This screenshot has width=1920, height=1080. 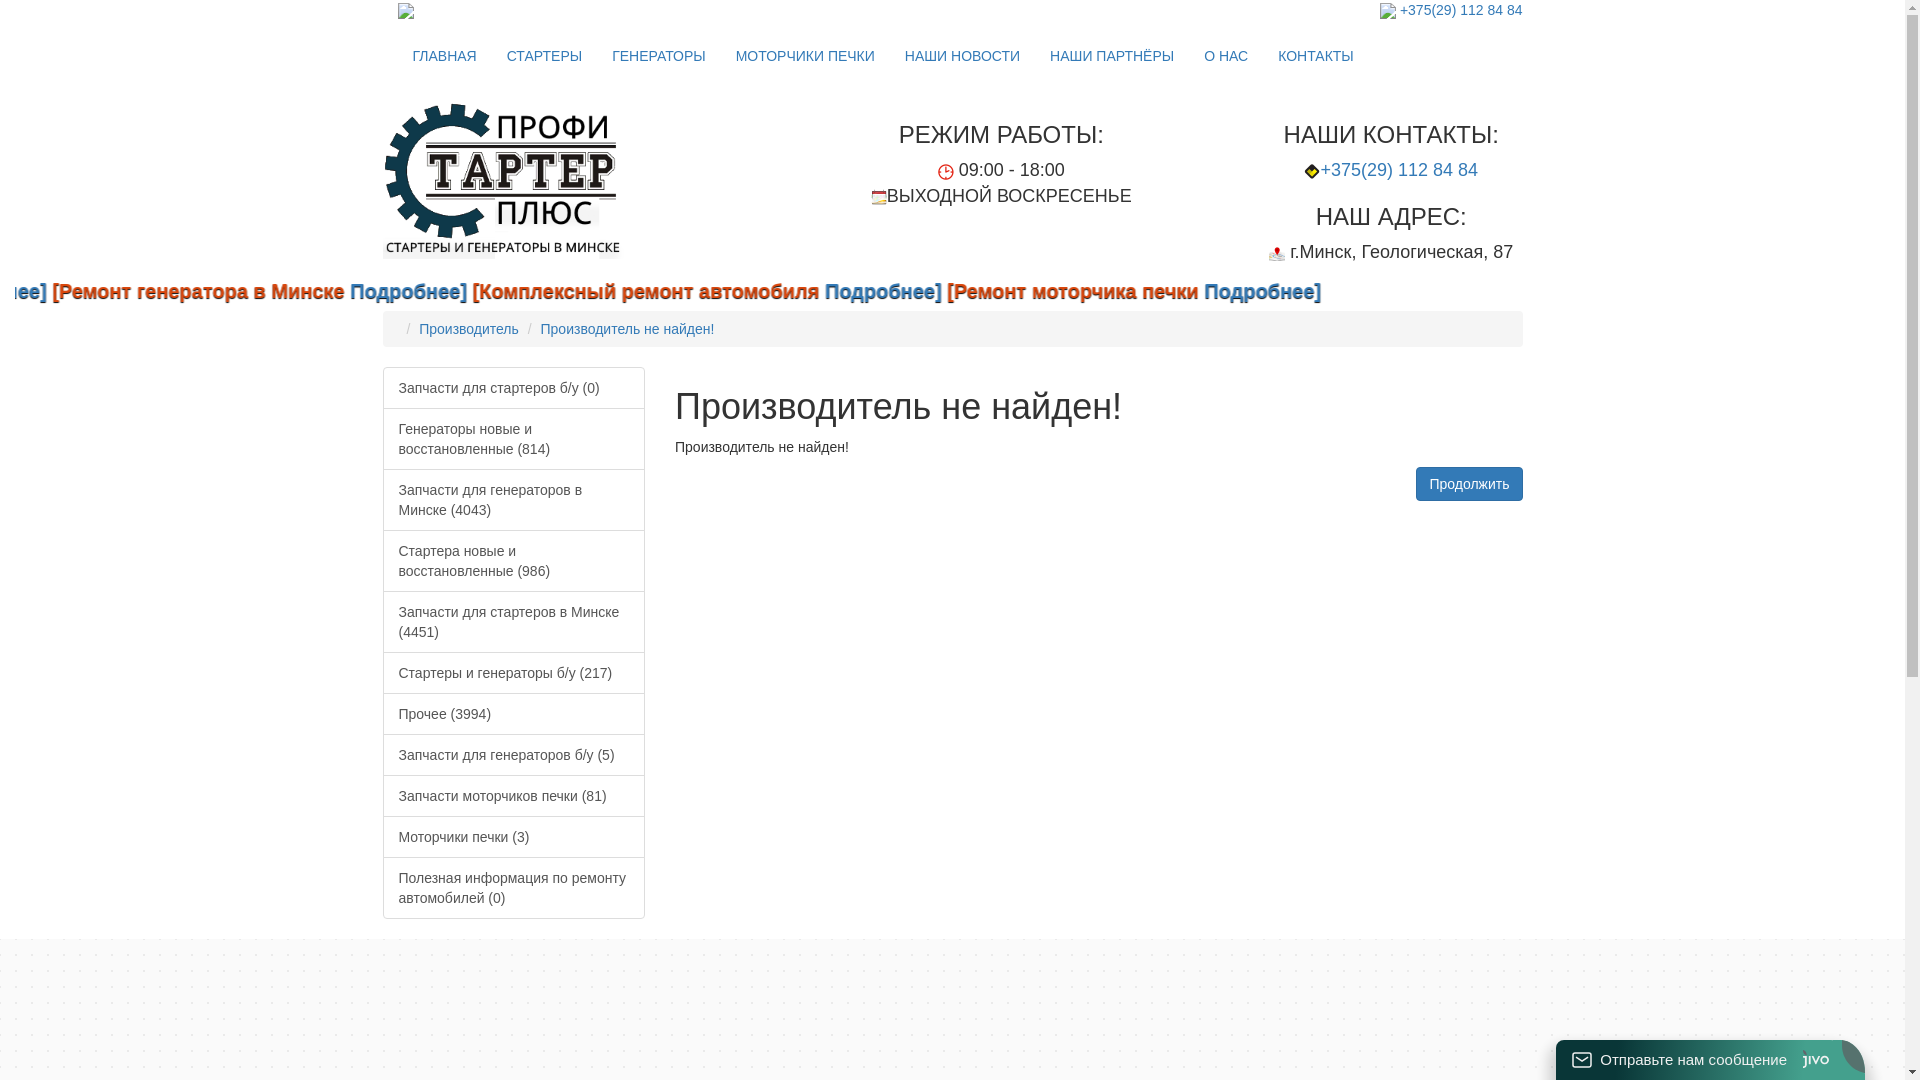 What do you see at coordinates (1397, 168) in the screenshot?
I see `'+375(29) 112 84 84'` at bounding box center [1397, 168].